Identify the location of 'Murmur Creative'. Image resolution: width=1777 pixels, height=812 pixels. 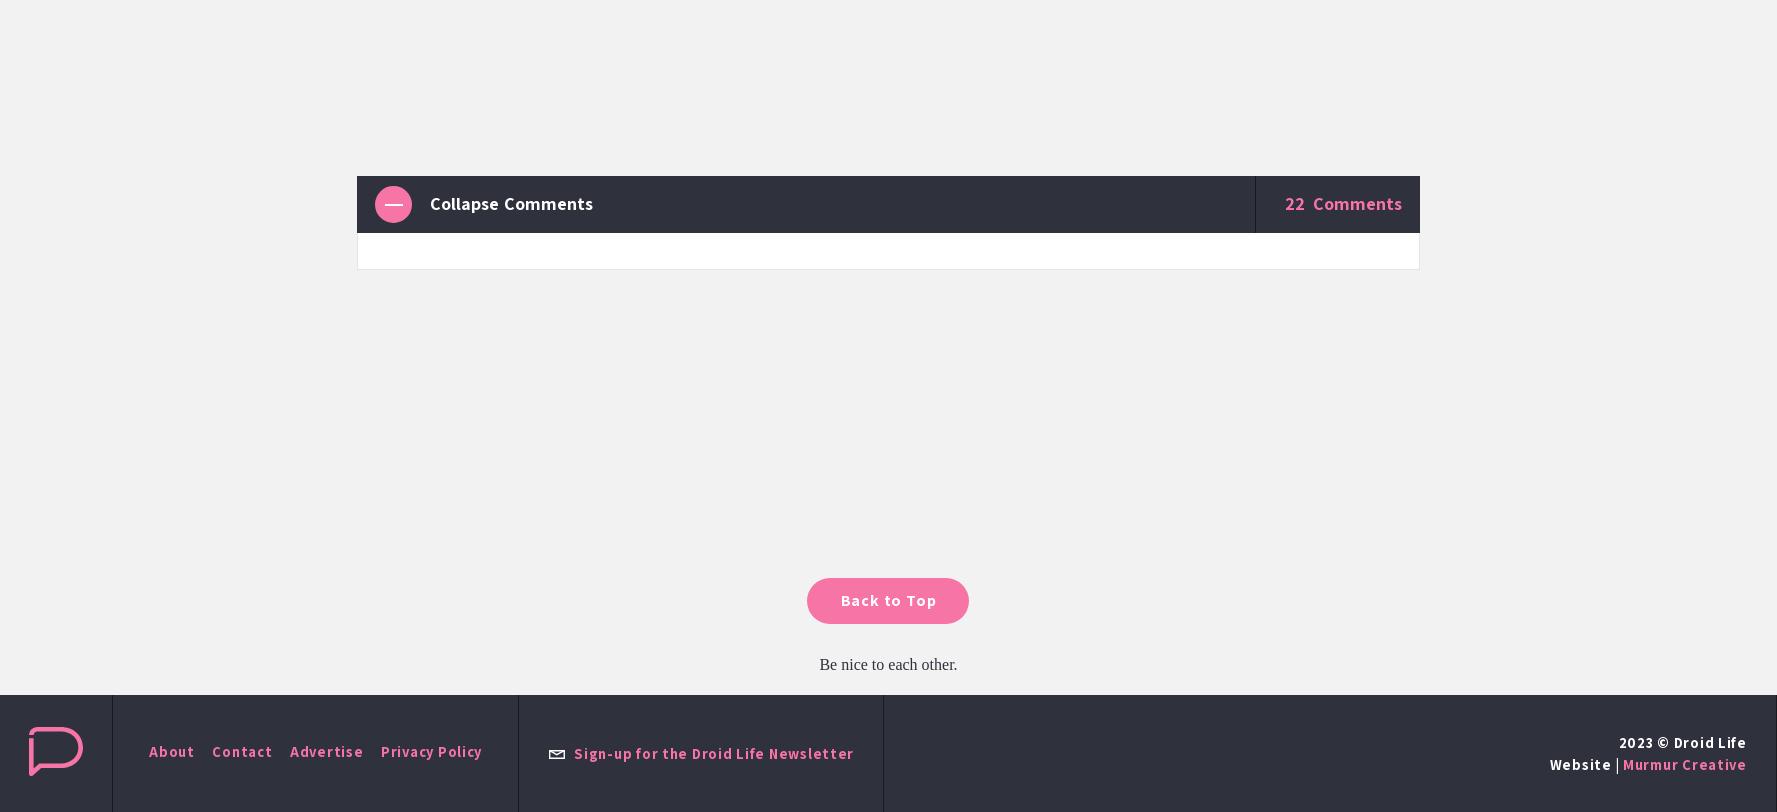
(1683, 763).